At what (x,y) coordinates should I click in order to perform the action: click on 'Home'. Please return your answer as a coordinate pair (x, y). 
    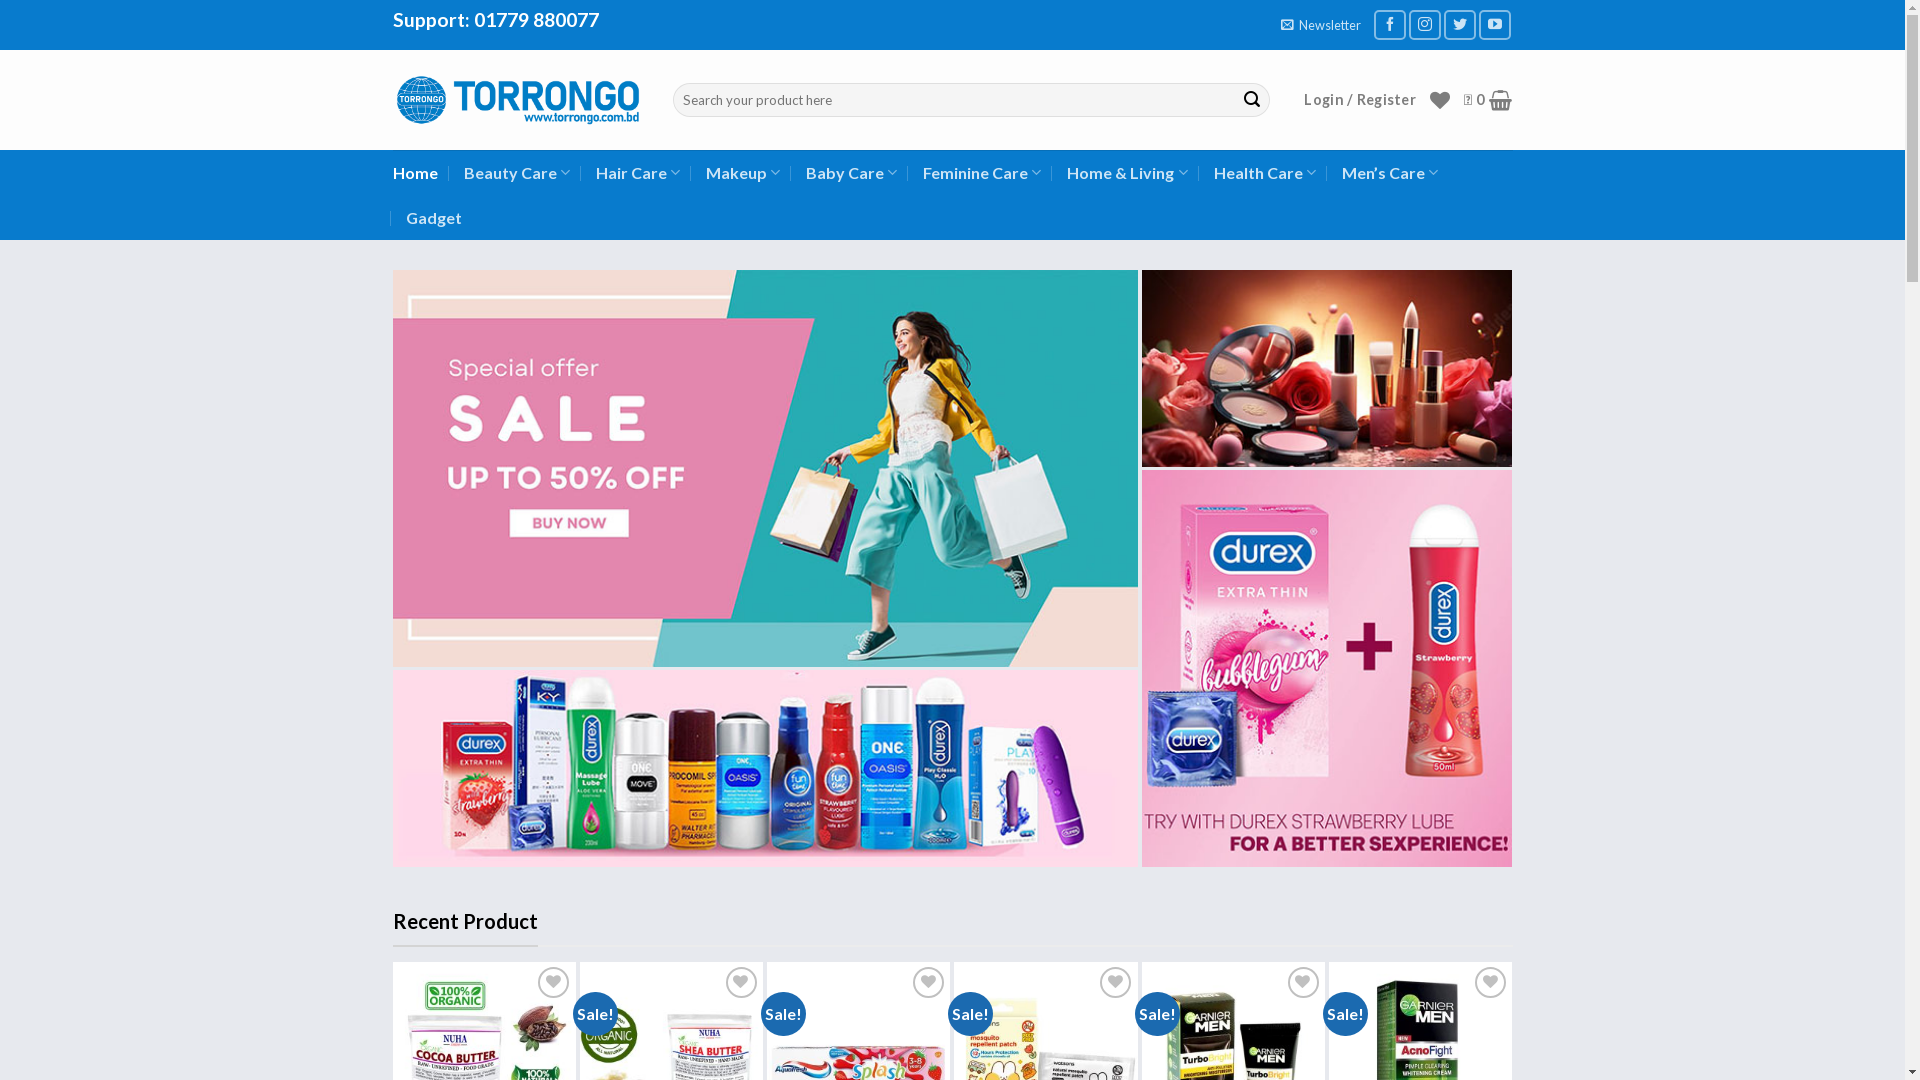
    Looking at the image, I should click on (413, 171).